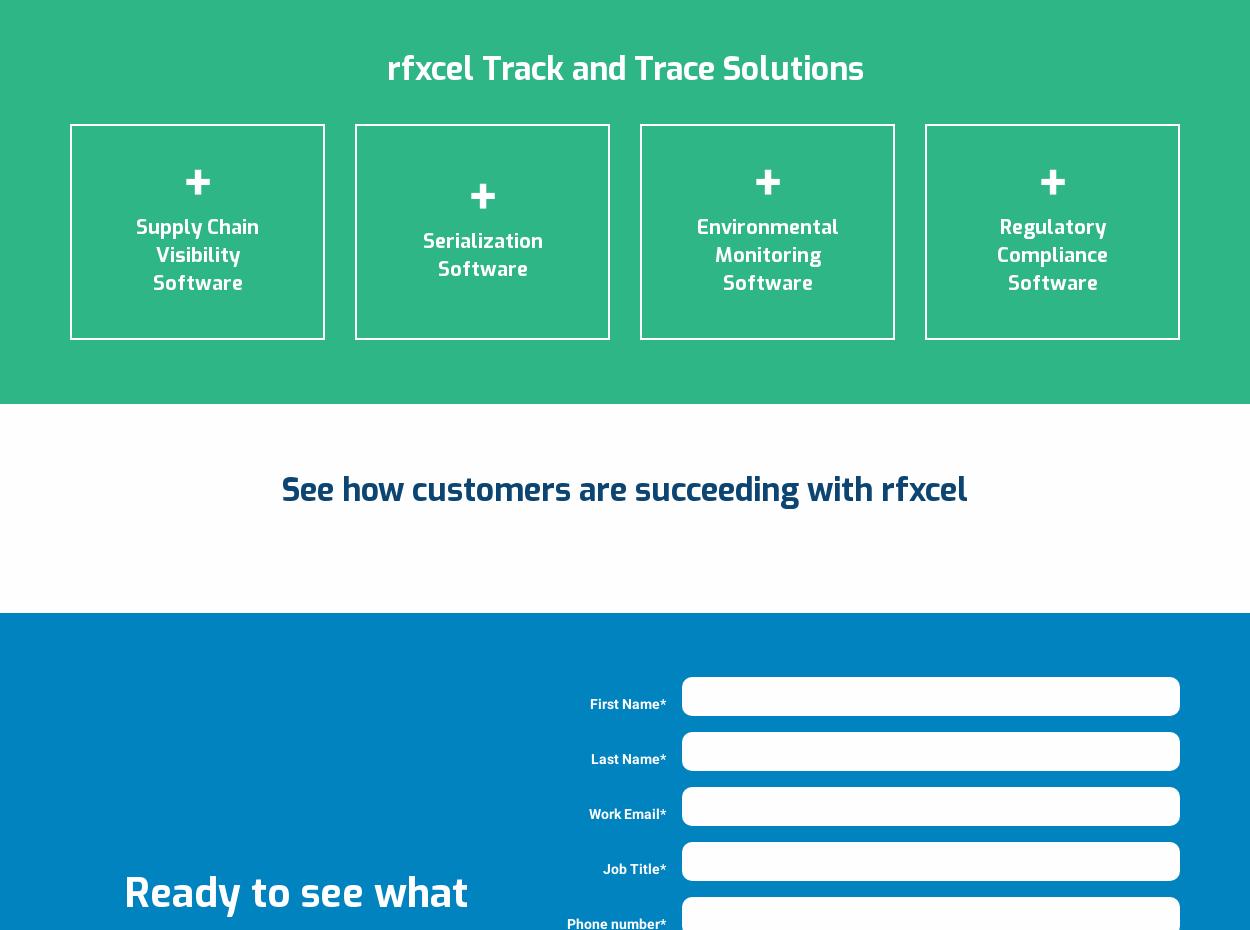 This screenshot has width=1250, height=930. What do you see at coordinates (625, 487) in the screenshot?
I see `'See how customers are succeeding with rfxcel'` at bounding box center [625, 487].